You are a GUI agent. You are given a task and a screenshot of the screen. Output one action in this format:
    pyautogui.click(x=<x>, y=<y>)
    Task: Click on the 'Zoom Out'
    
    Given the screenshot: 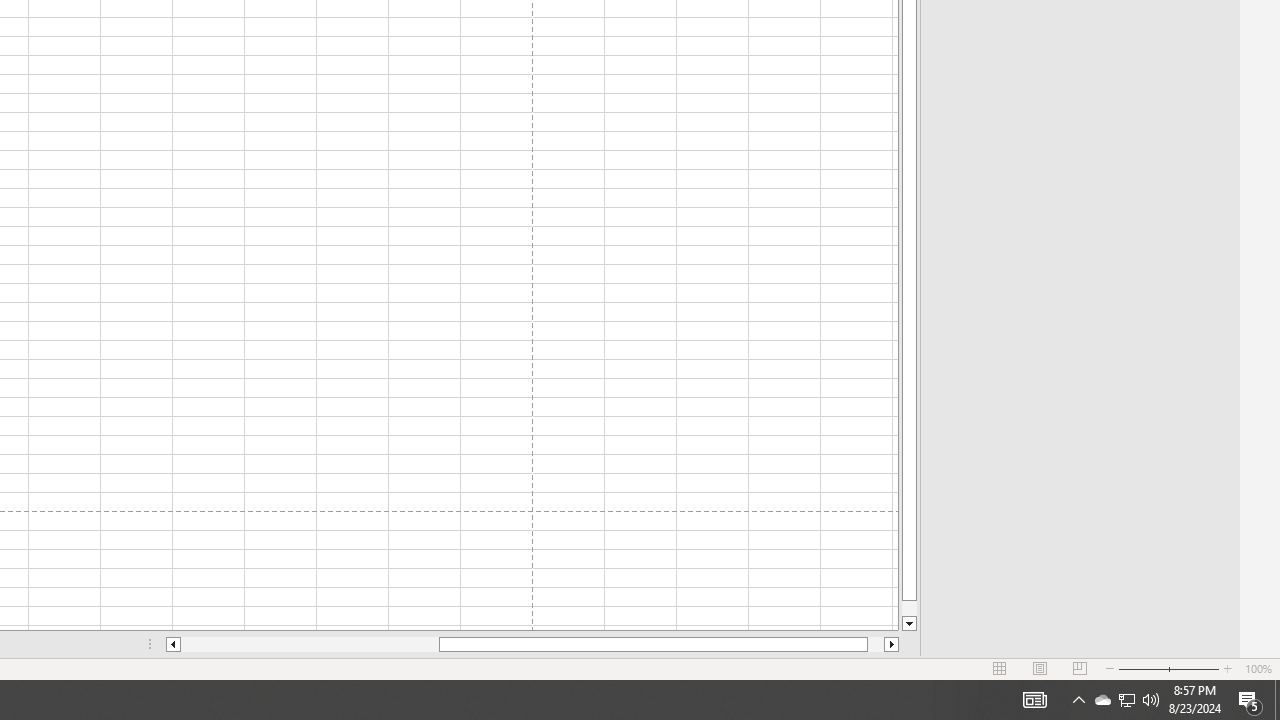 What is the action you would take?
    pyautogui.click(x=1143, y=669)
    